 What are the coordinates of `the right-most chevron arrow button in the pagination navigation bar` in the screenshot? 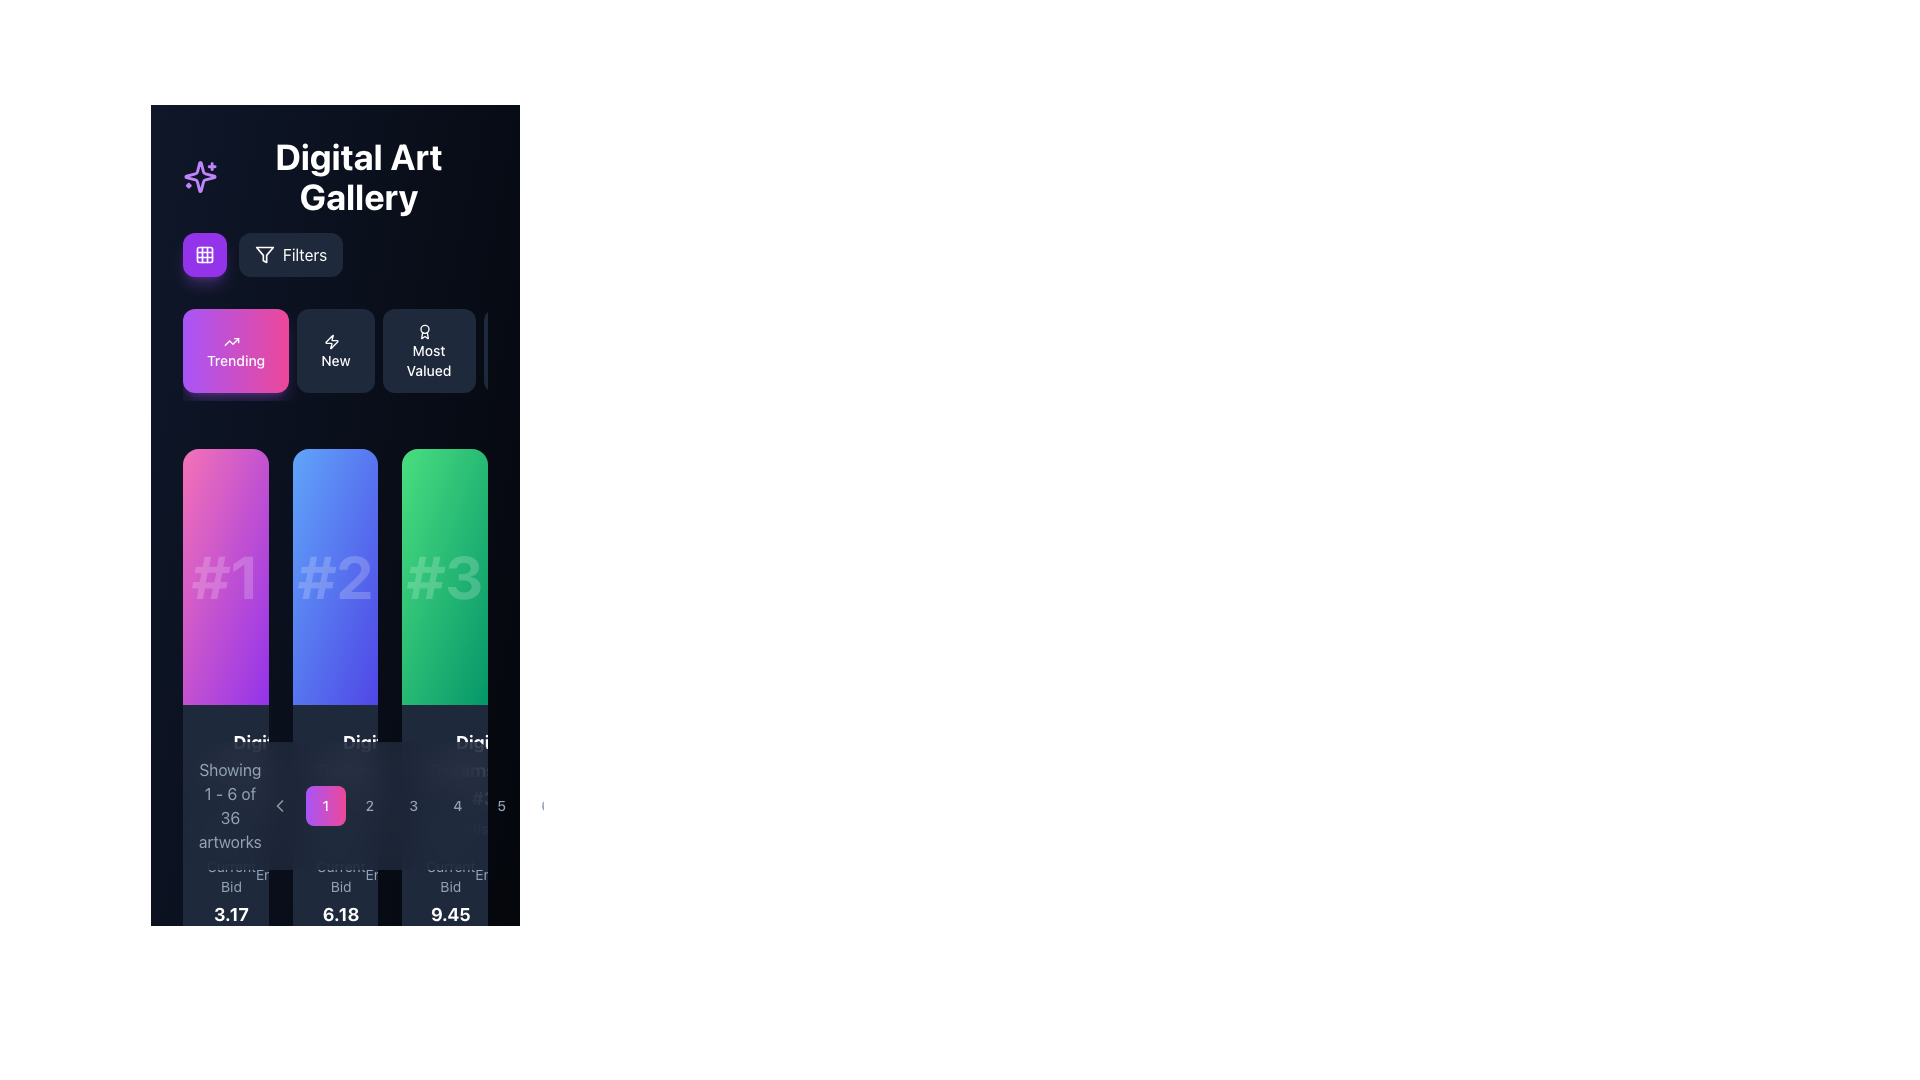 It's located at (590, 805).